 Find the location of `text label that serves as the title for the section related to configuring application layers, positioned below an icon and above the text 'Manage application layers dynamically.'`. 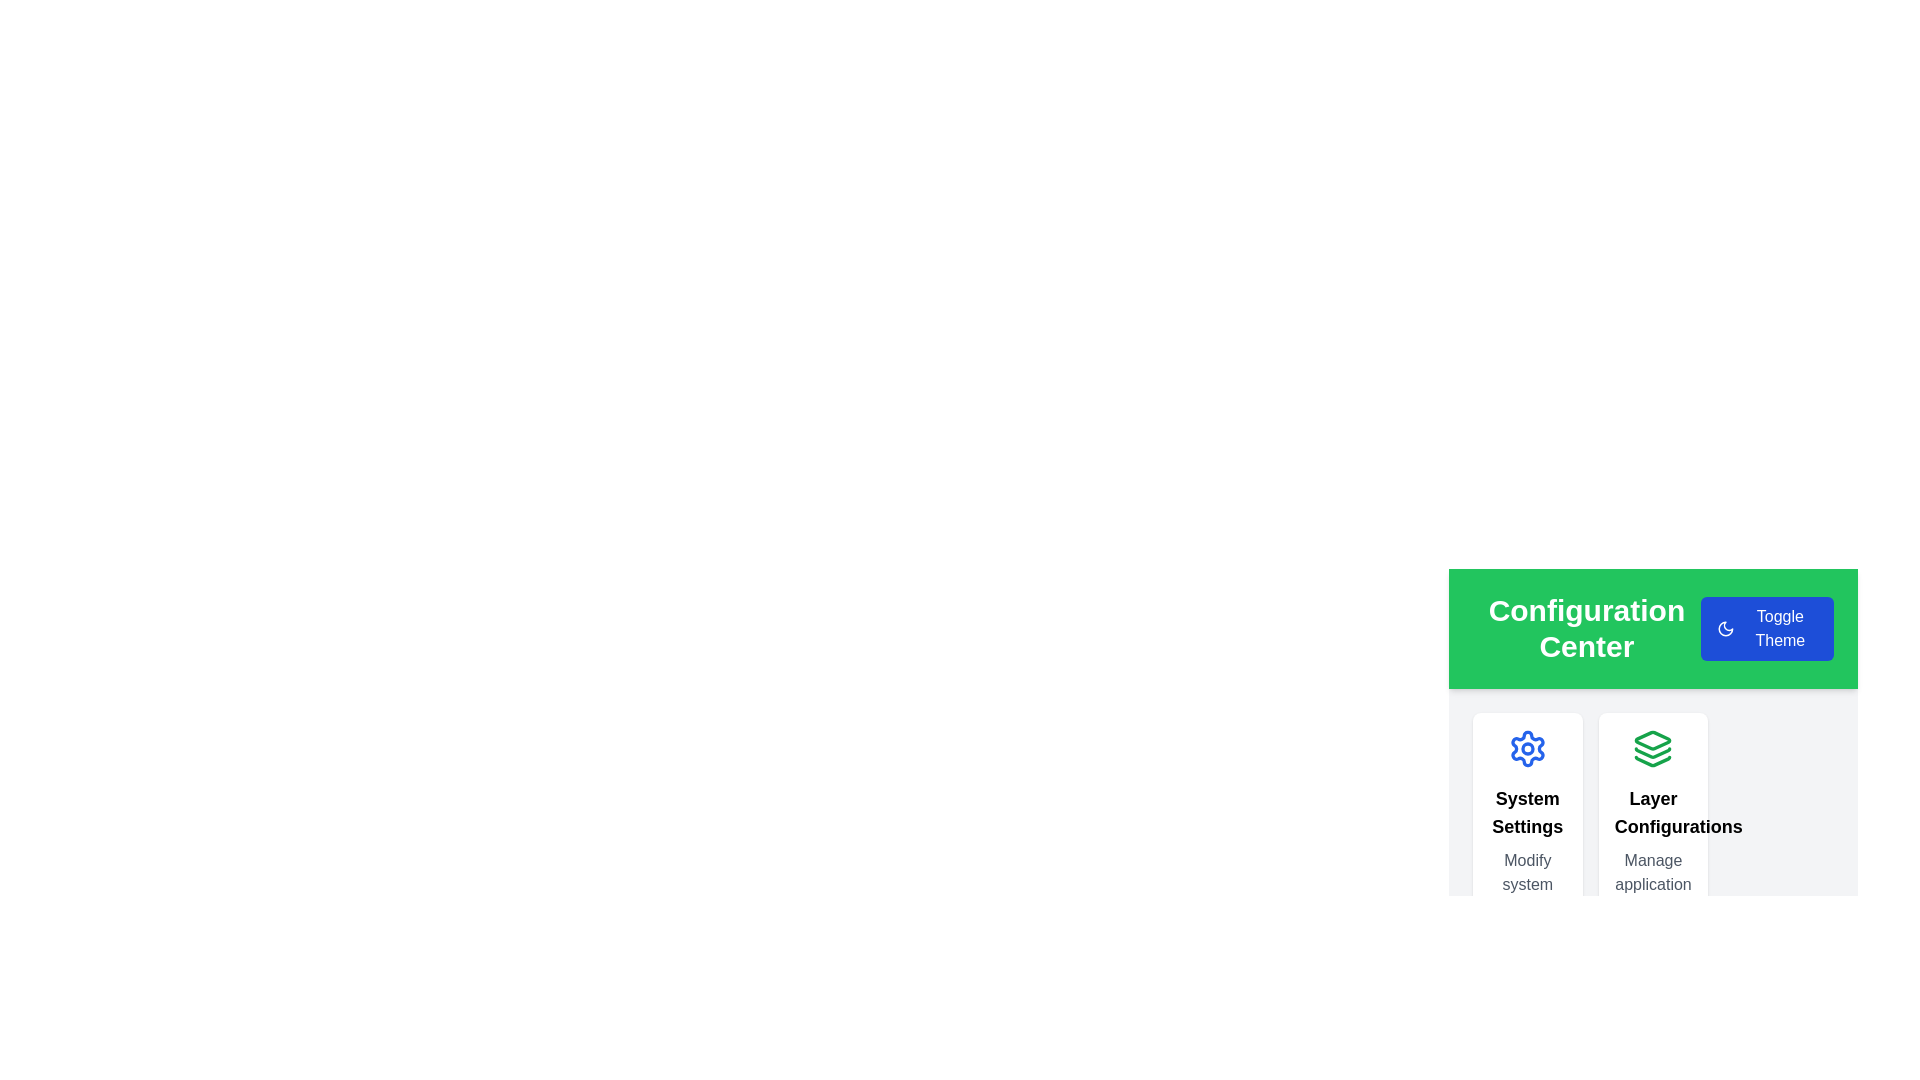

text label that serves as the title for the section related to configuring application layers, positioned below an icon and above the text 'Manage application layers dynamically.' is located at coordinates (1653, 813).